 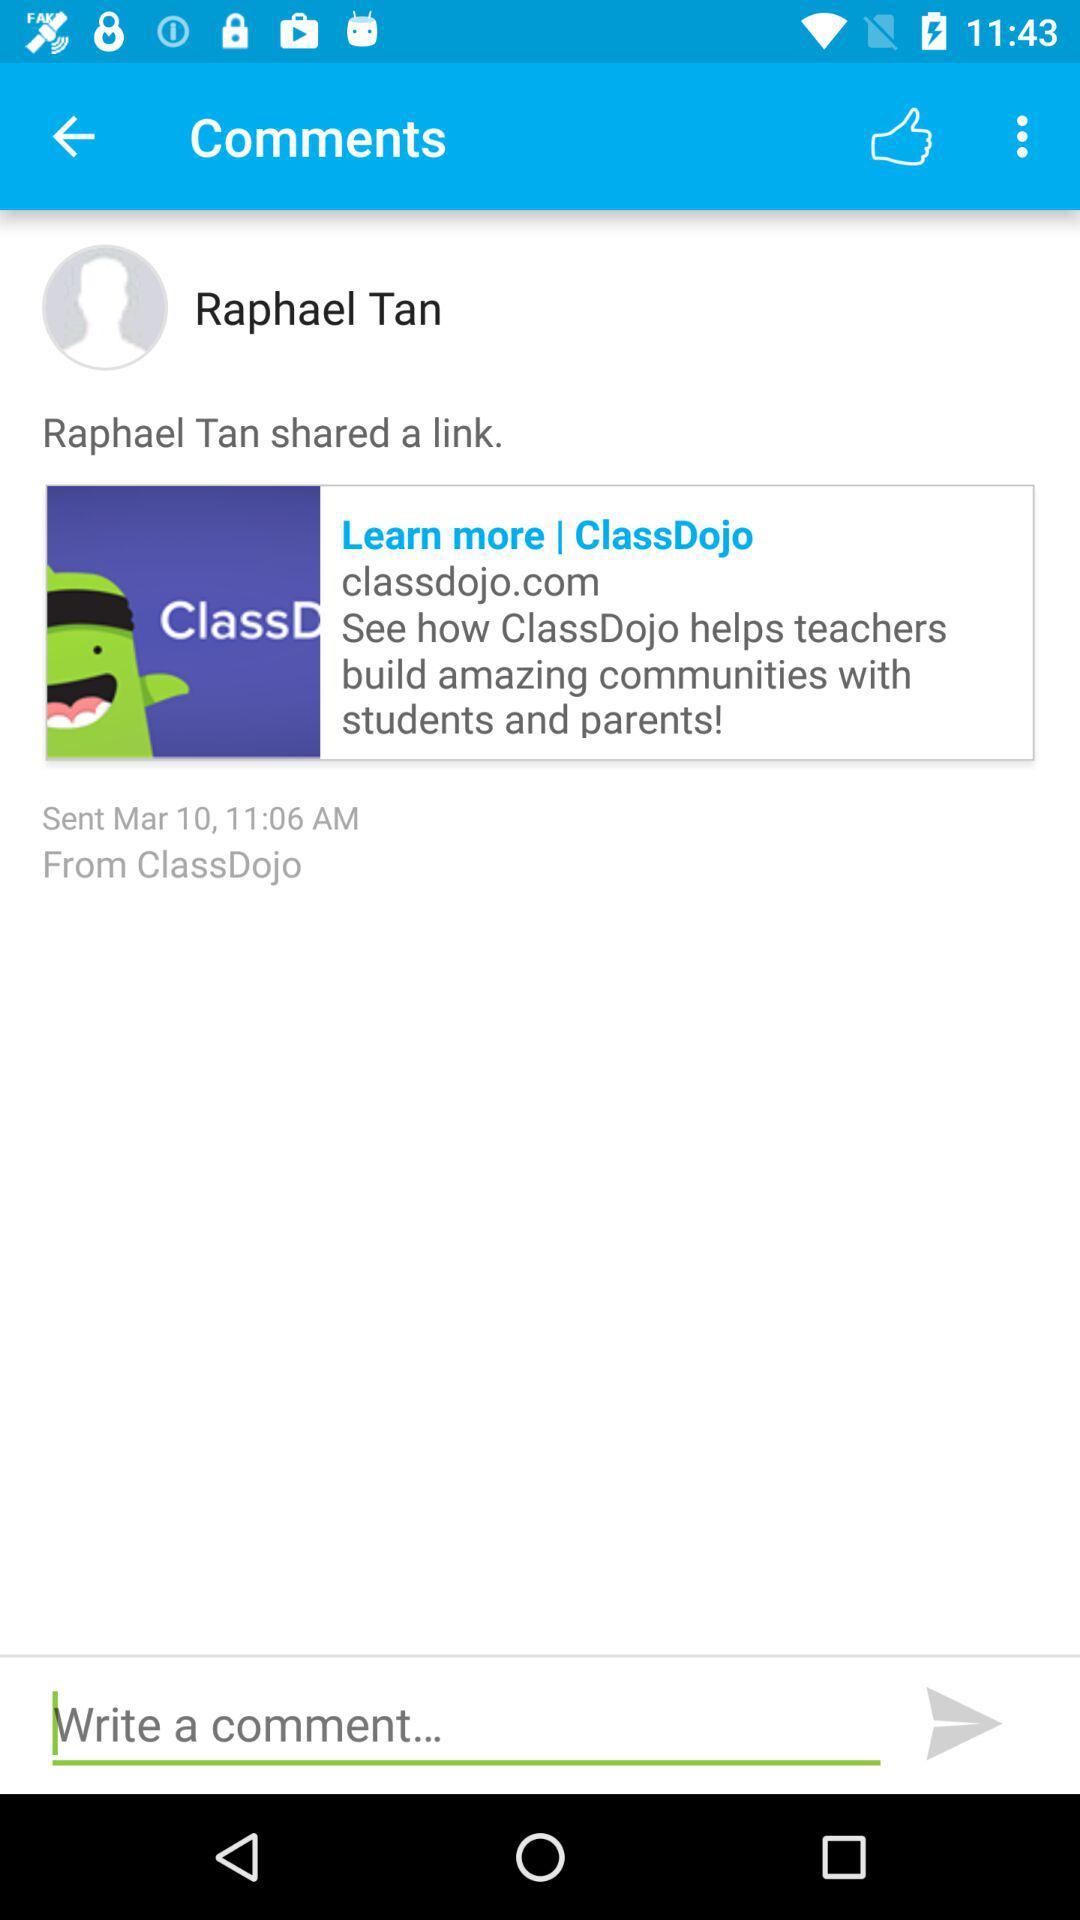 I want to click on item above the raphael tan shared icon, so click(x=1027, y=135).